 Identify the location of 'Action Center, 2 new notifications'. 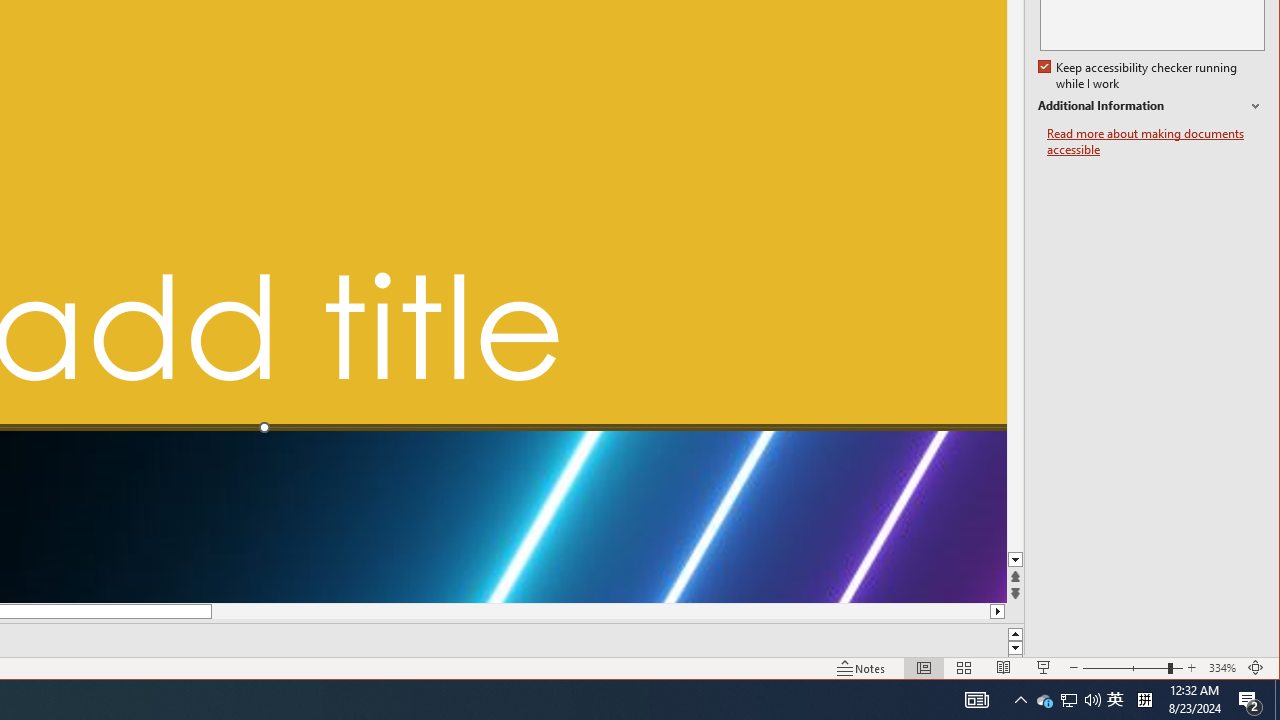
(1250, 698).